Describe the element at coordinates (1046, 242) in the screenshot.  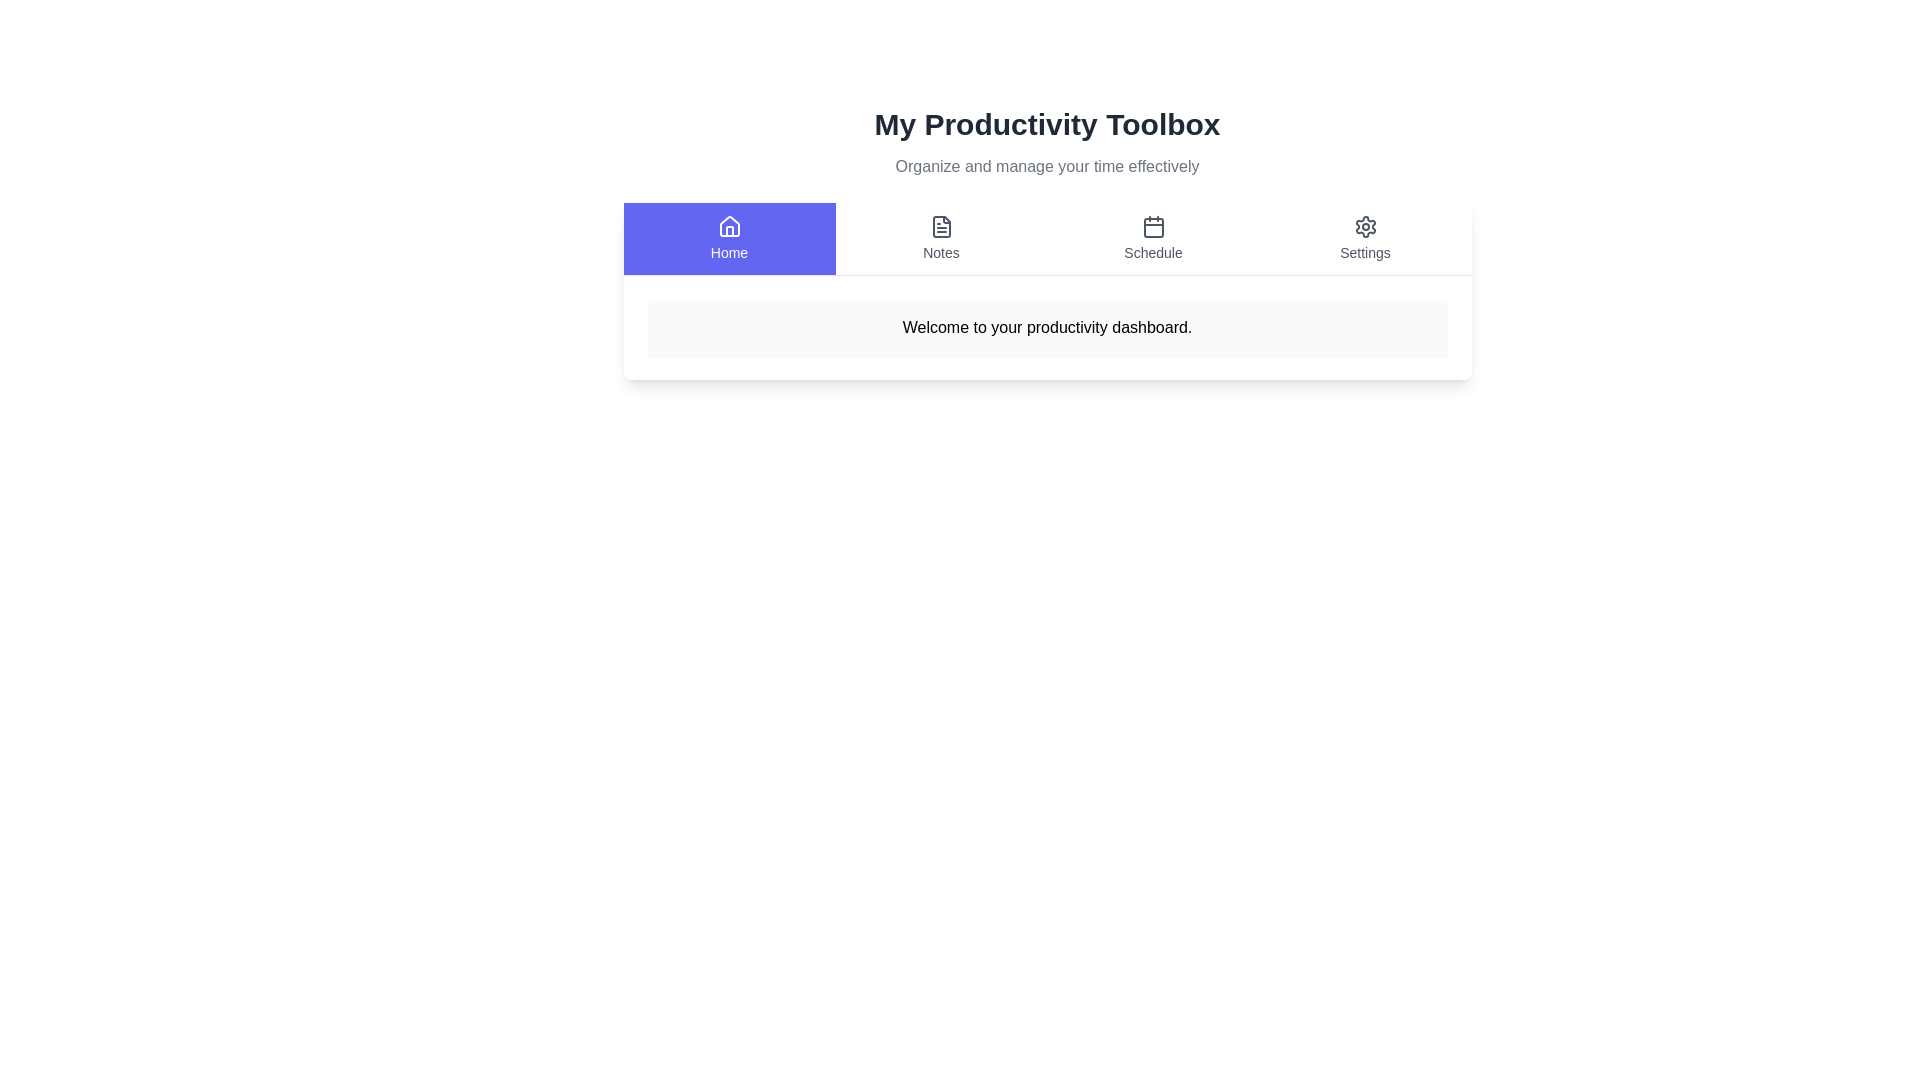
I see `the main dashboard interface element that includes navigation tabs and an introductory message` at that location.